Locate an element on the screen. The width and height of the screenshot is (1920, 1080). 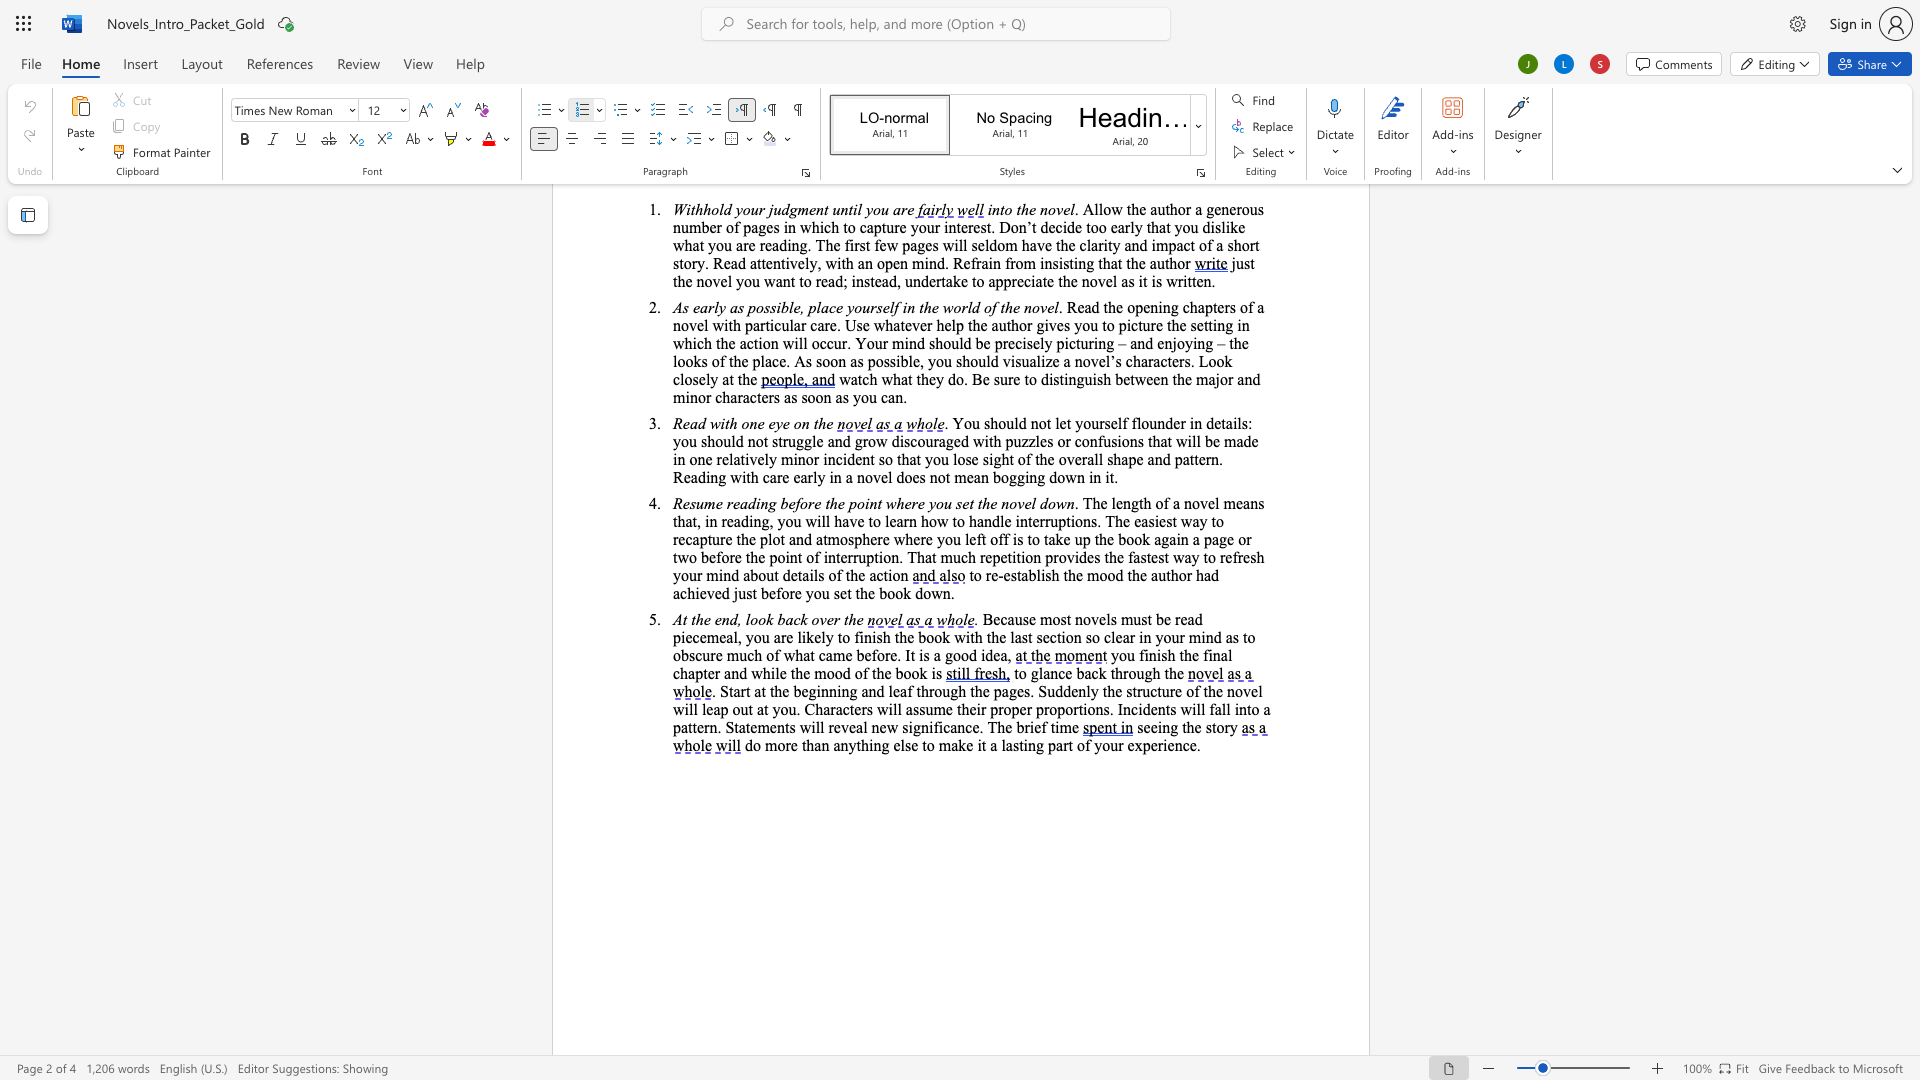
the 1th character "n" in the text is located at coordinates (1215, 655).